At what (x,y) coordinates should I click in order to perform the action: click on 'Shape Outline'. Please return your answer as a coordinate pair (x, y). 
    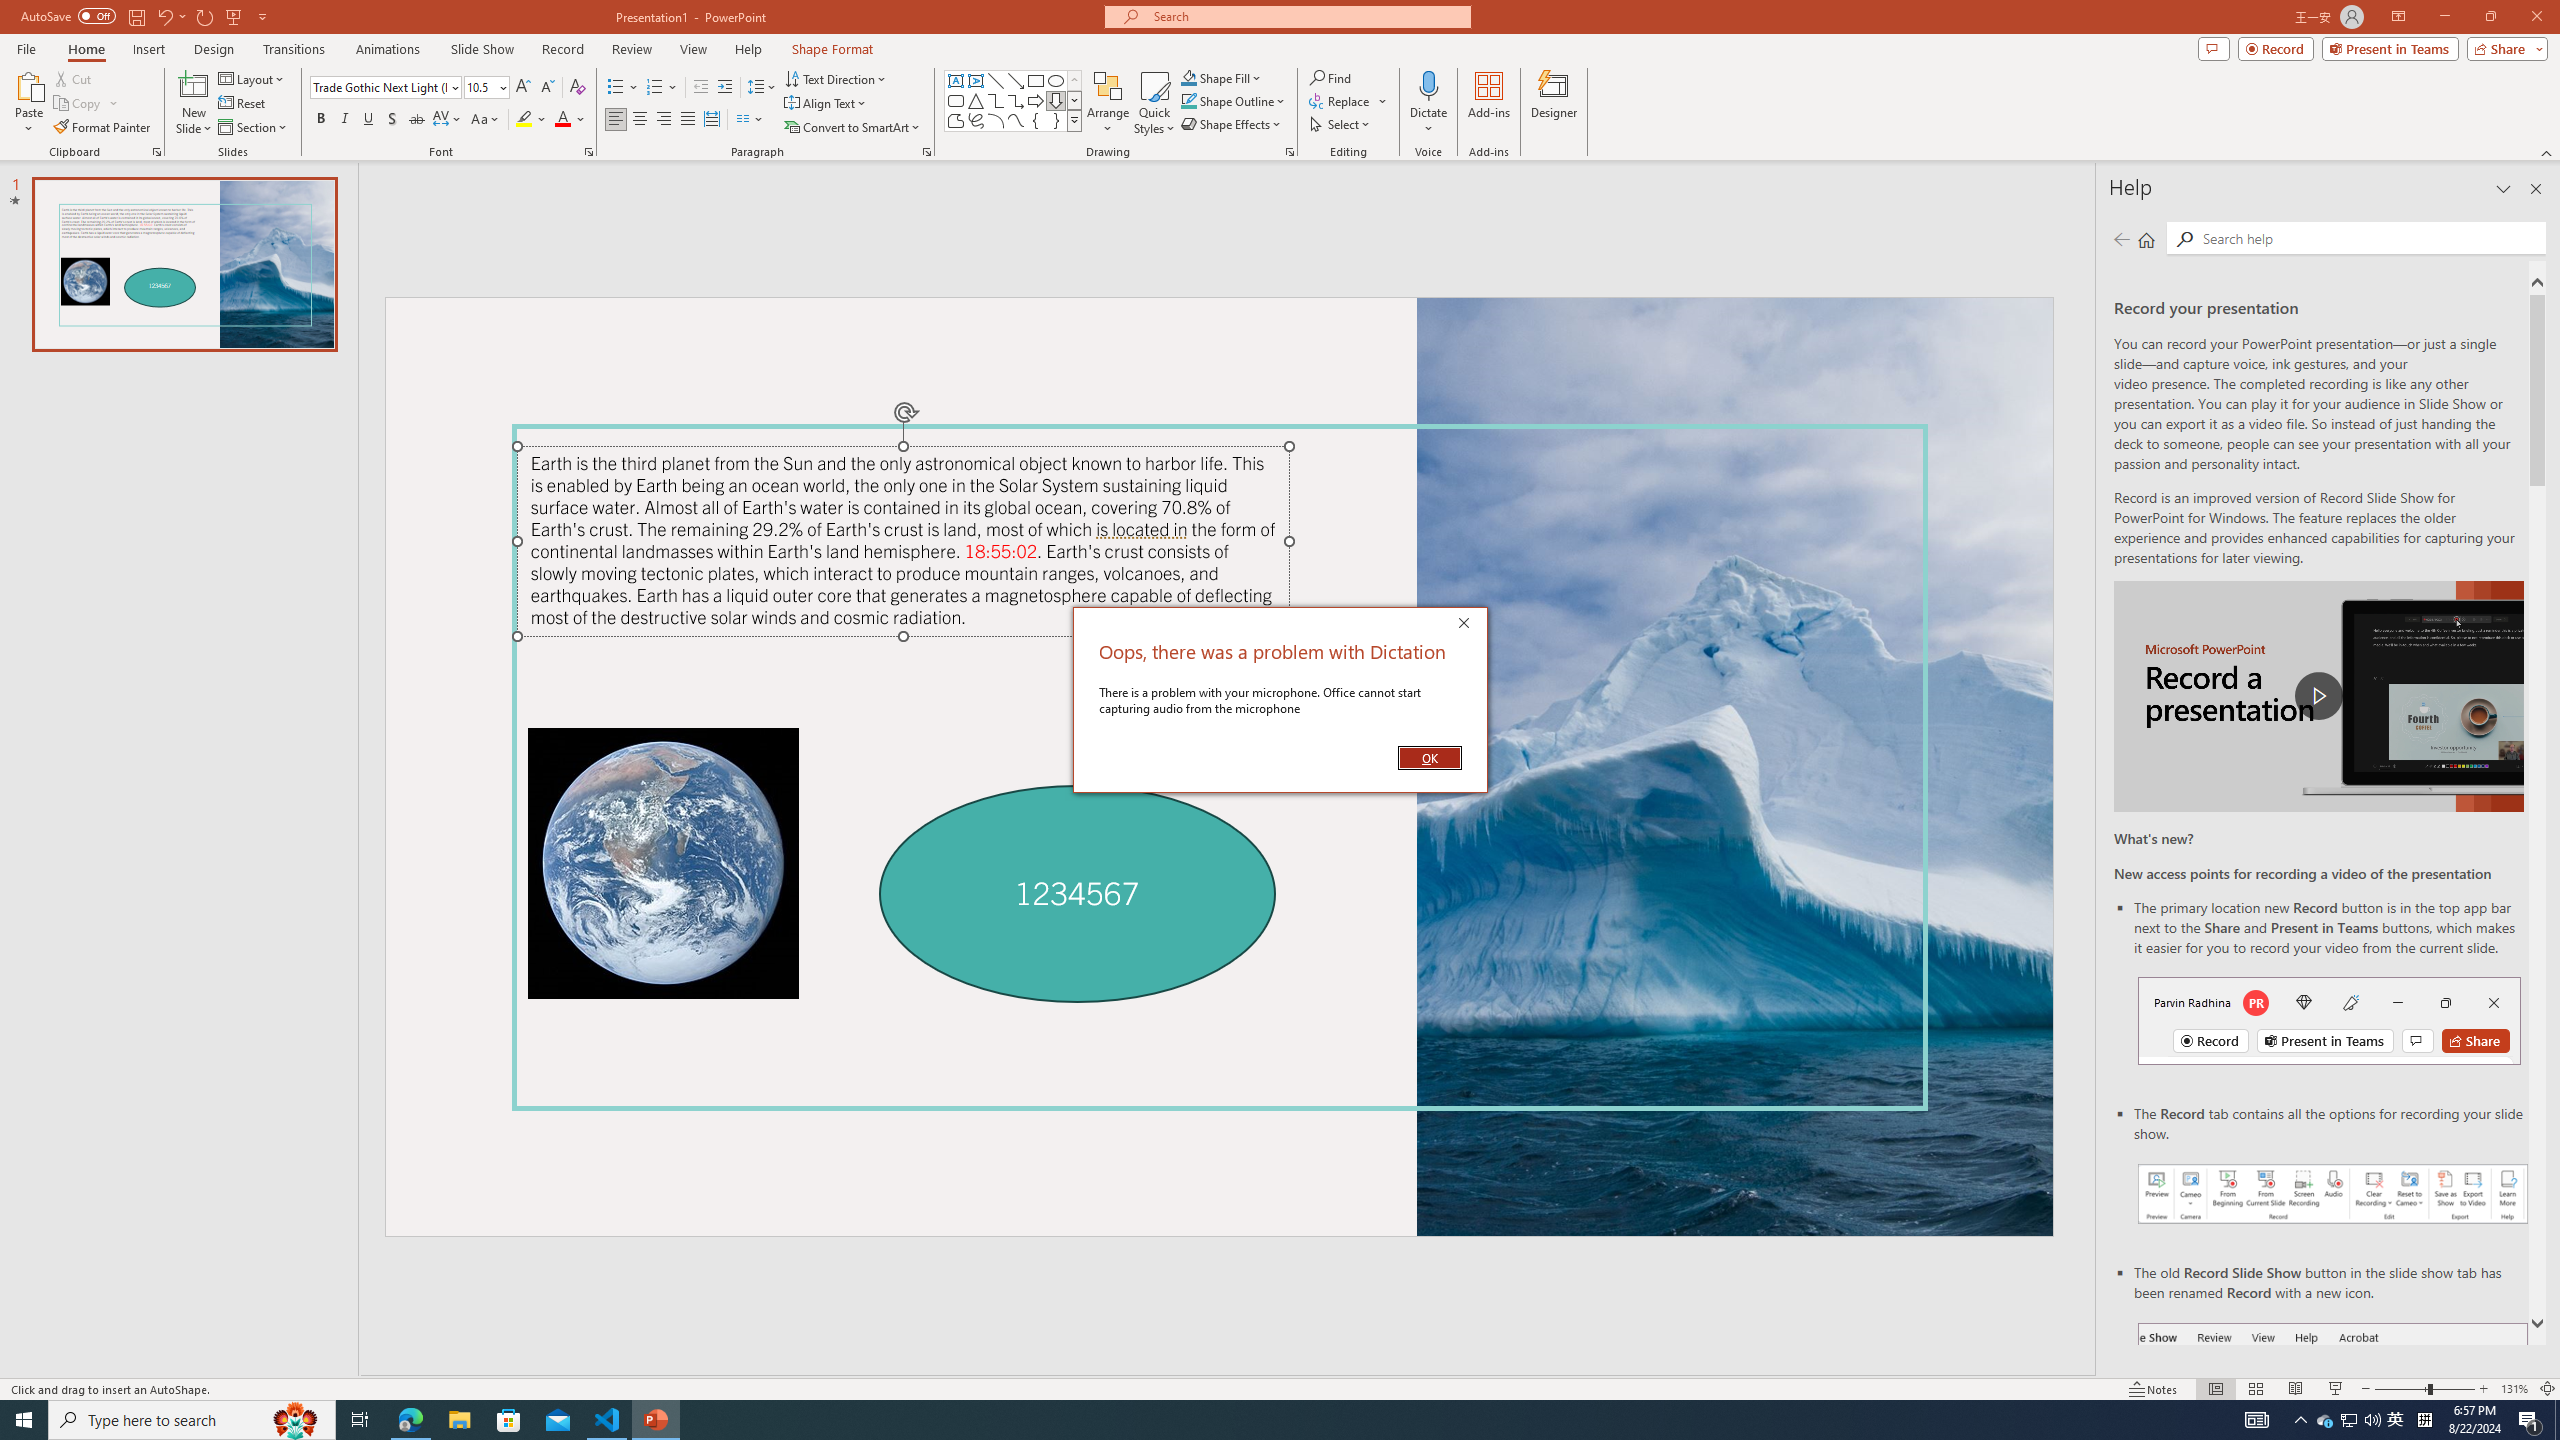
    Looking at the image, I should click on (1232, 99).